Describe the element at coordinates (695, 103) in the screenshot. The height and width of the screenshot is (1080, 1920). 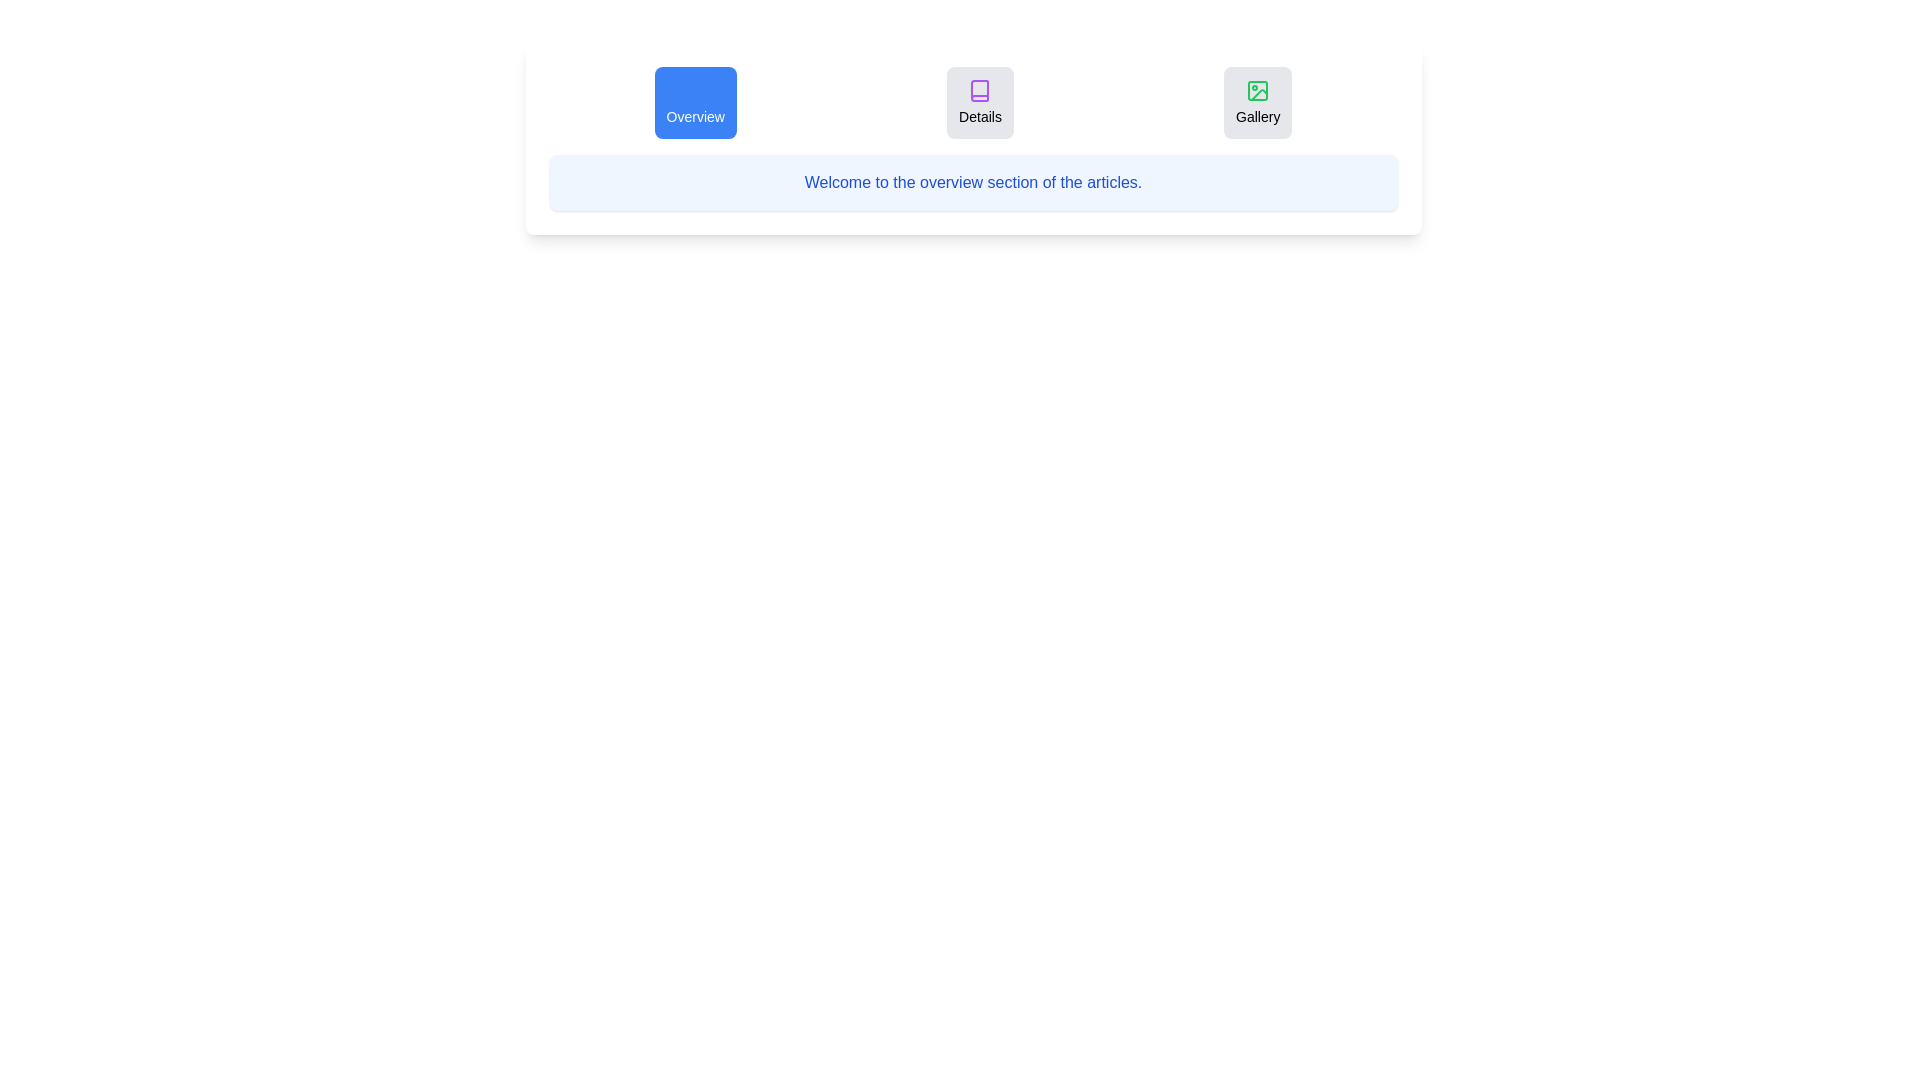
I see `the tab labeled Overview` at that location.